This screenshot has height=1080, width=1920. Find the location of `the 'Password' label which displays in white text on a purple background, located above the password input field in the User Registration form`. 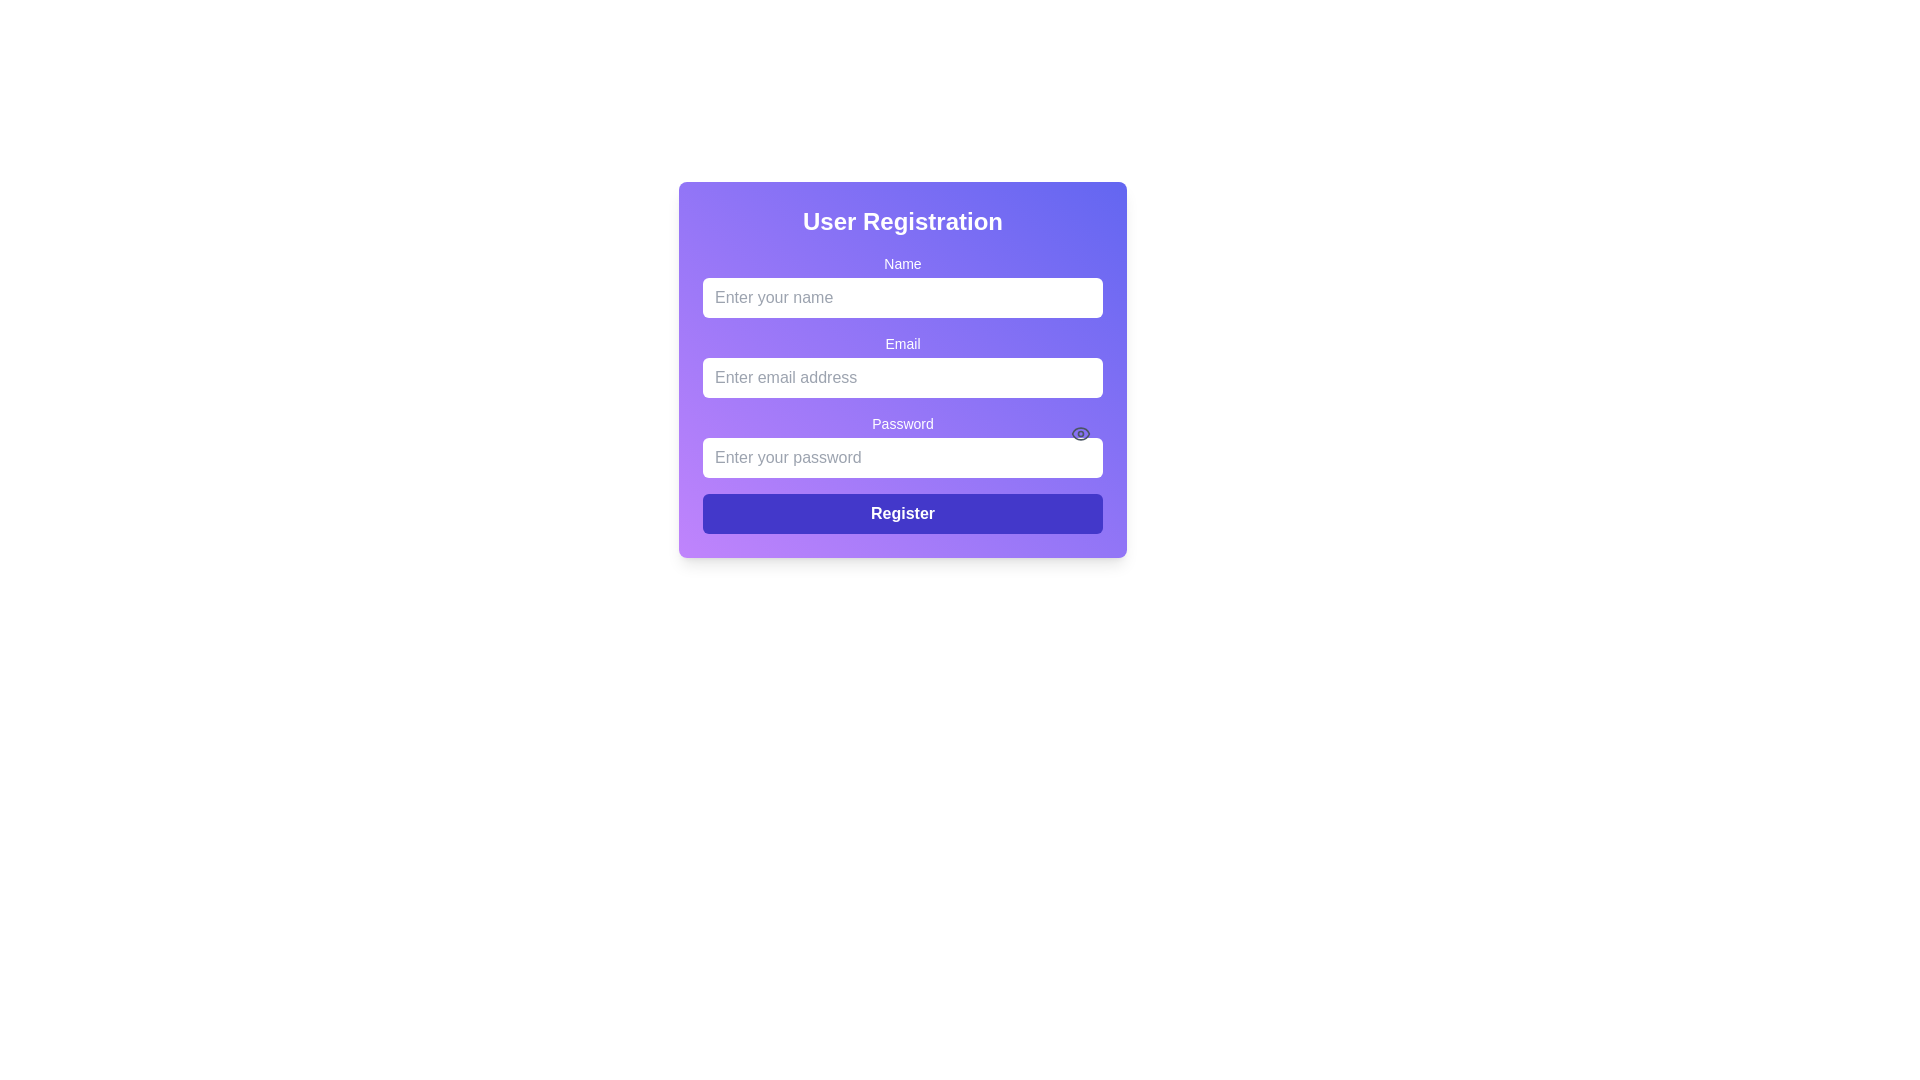

the 'Password' label which displays in white text on a purple background, located above the password input field in the User Registration form is located at coordinates (901, 423).